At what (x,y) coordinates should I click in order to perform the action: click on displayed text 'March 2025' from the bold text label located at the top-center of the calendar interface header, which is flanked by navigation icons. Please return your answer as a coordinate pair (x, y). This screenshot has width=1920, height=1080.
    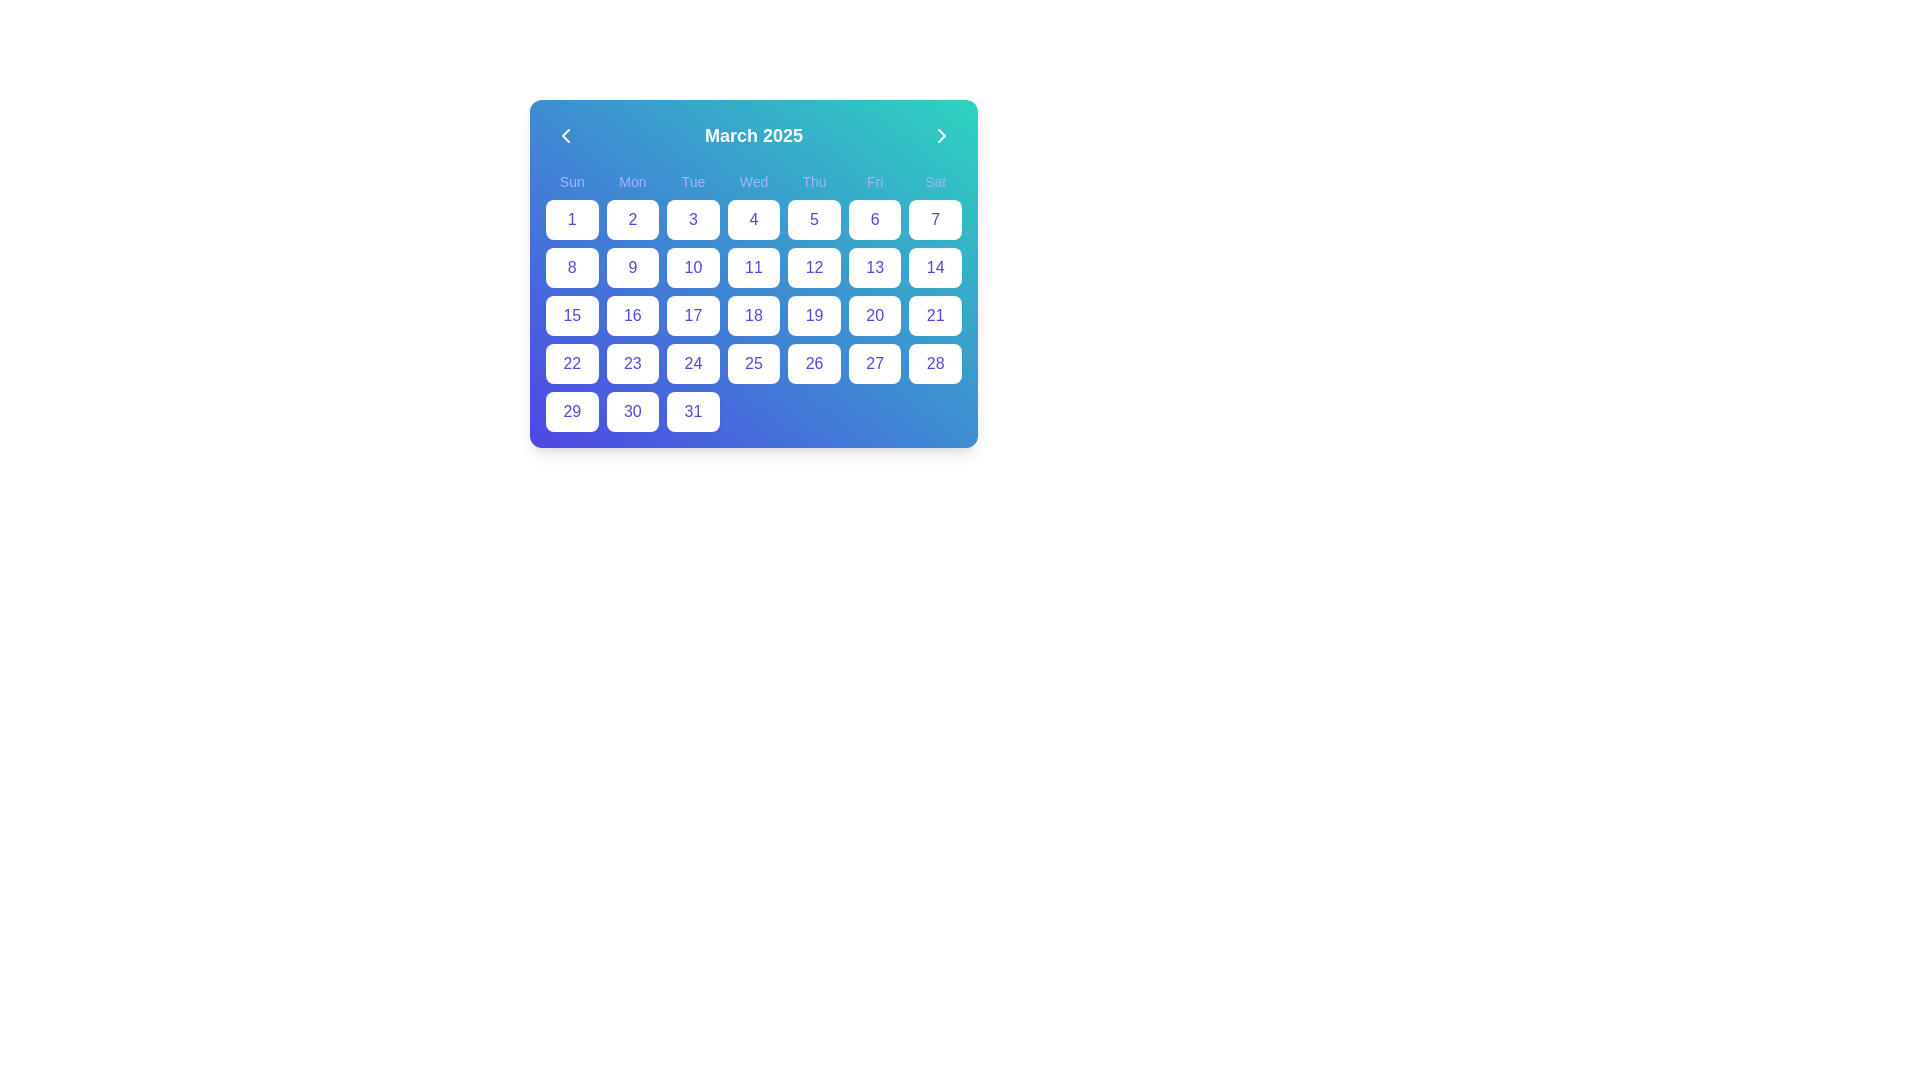
    Looking at the image, I should click on (752, 135).